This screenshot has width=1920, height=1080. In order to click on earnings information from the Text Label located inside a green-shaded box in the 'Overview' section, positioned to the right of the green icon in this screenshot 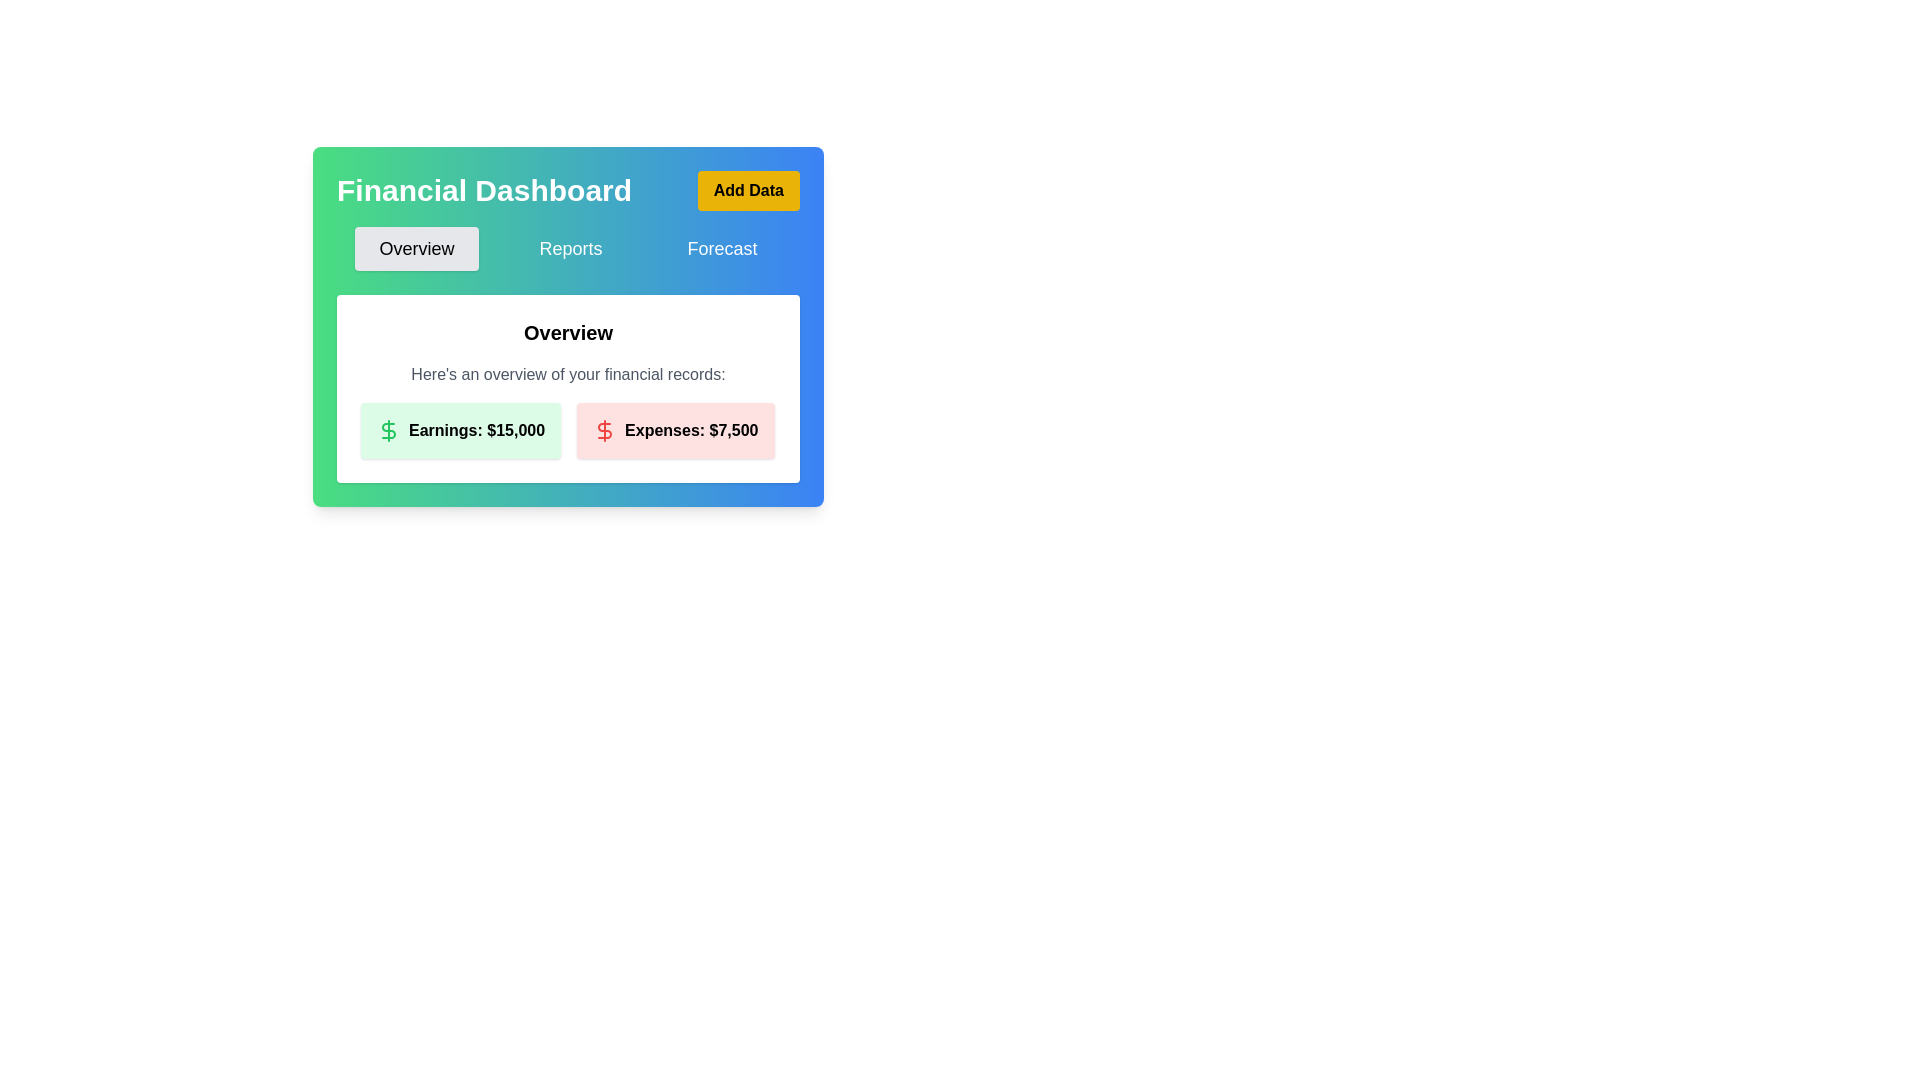, I will do `click(476, 430)`.